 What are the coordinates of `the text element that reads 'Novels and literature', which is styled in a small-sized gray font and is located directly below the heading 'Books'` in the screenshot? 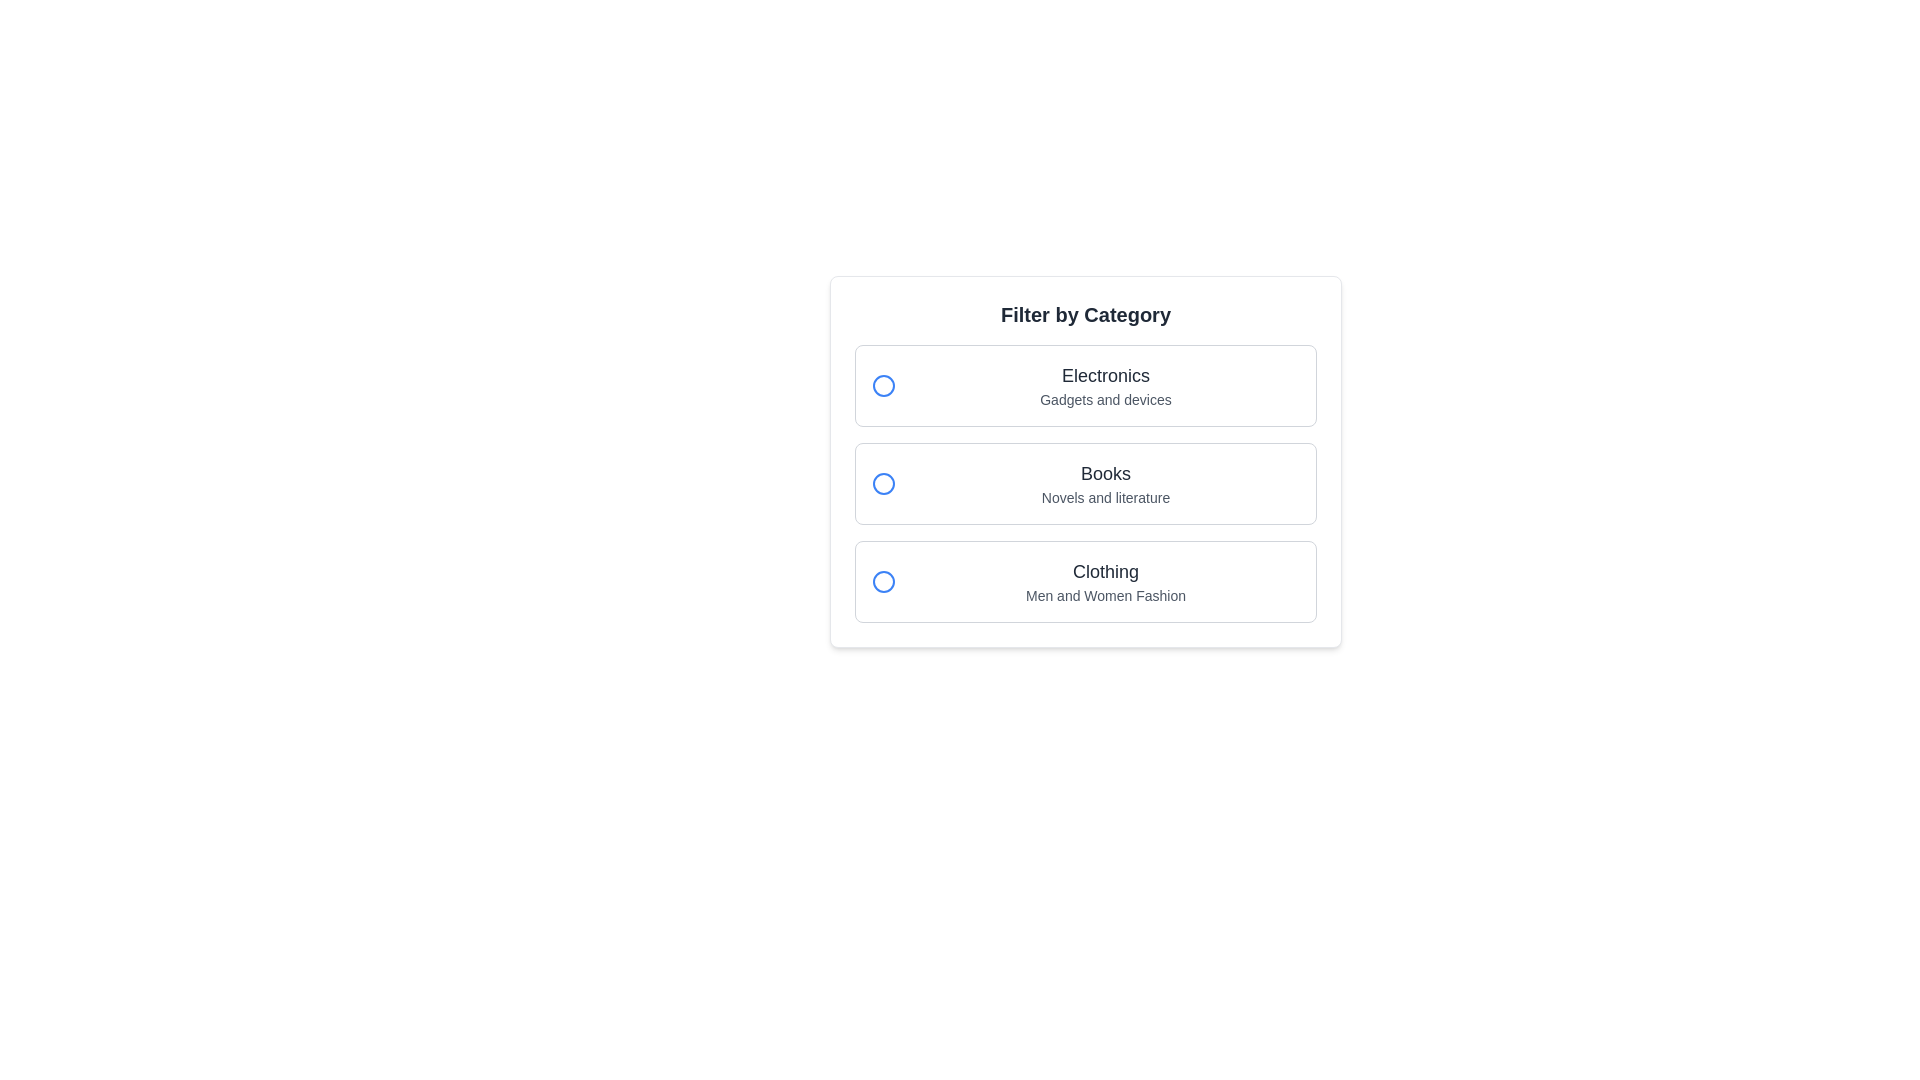 It's located at (1104, 496).